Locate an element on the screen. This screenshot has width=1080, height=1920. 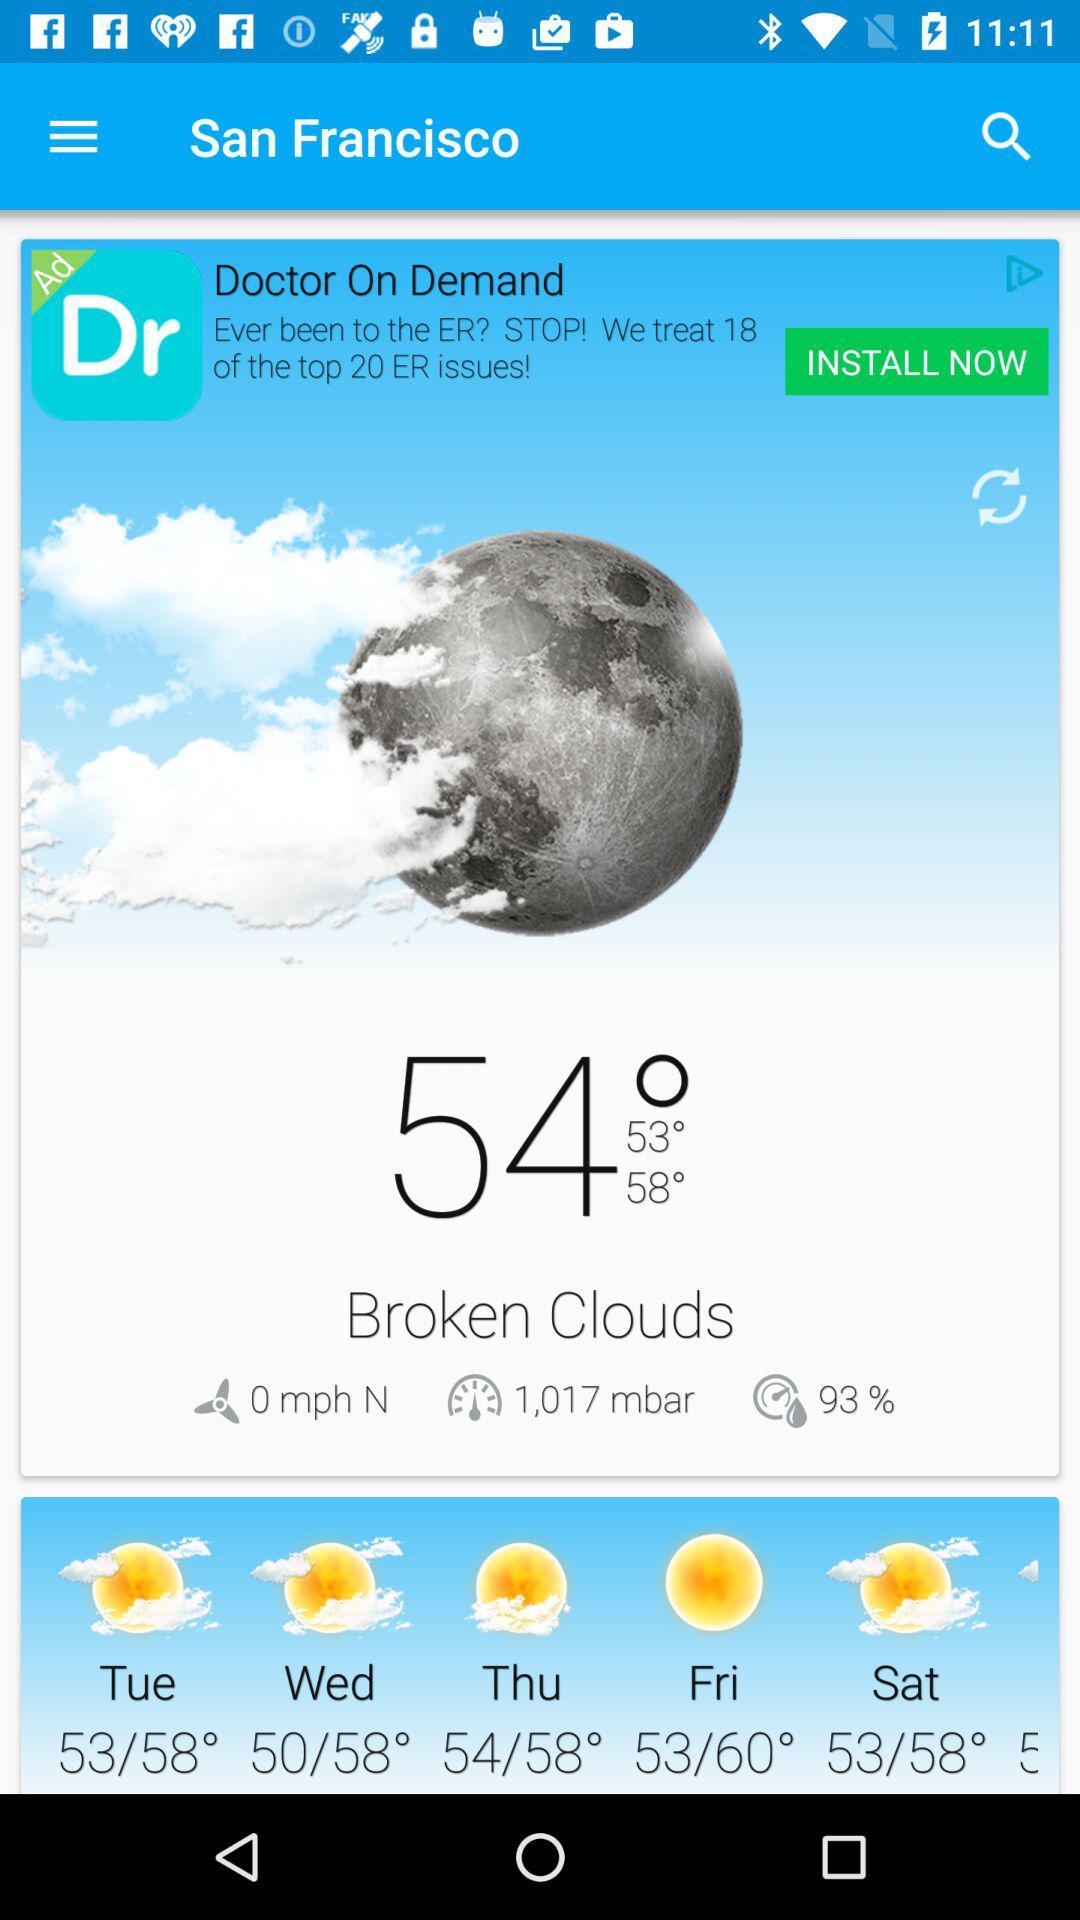
the item to the right of ever been to is located at coordinates (916, 361).